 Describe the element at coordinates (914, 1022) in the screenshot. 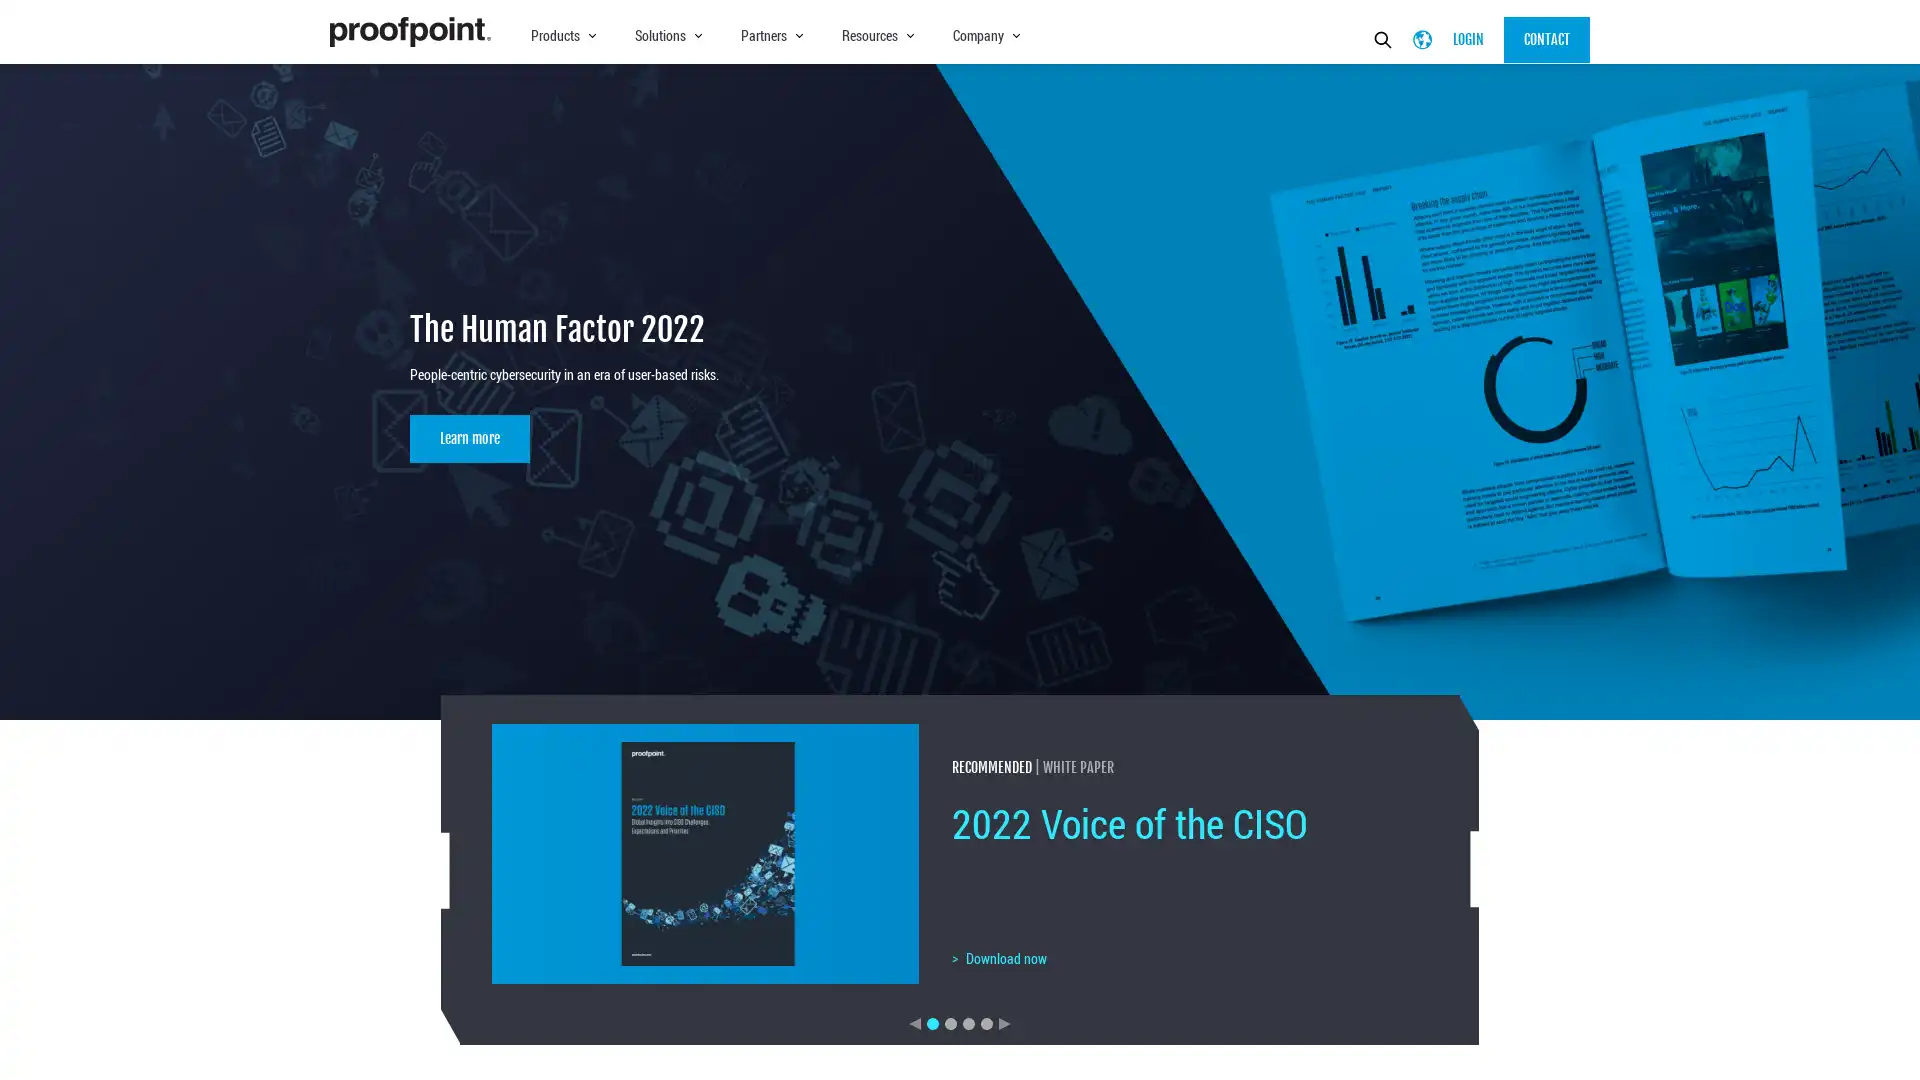

I see `Previous` at that location.